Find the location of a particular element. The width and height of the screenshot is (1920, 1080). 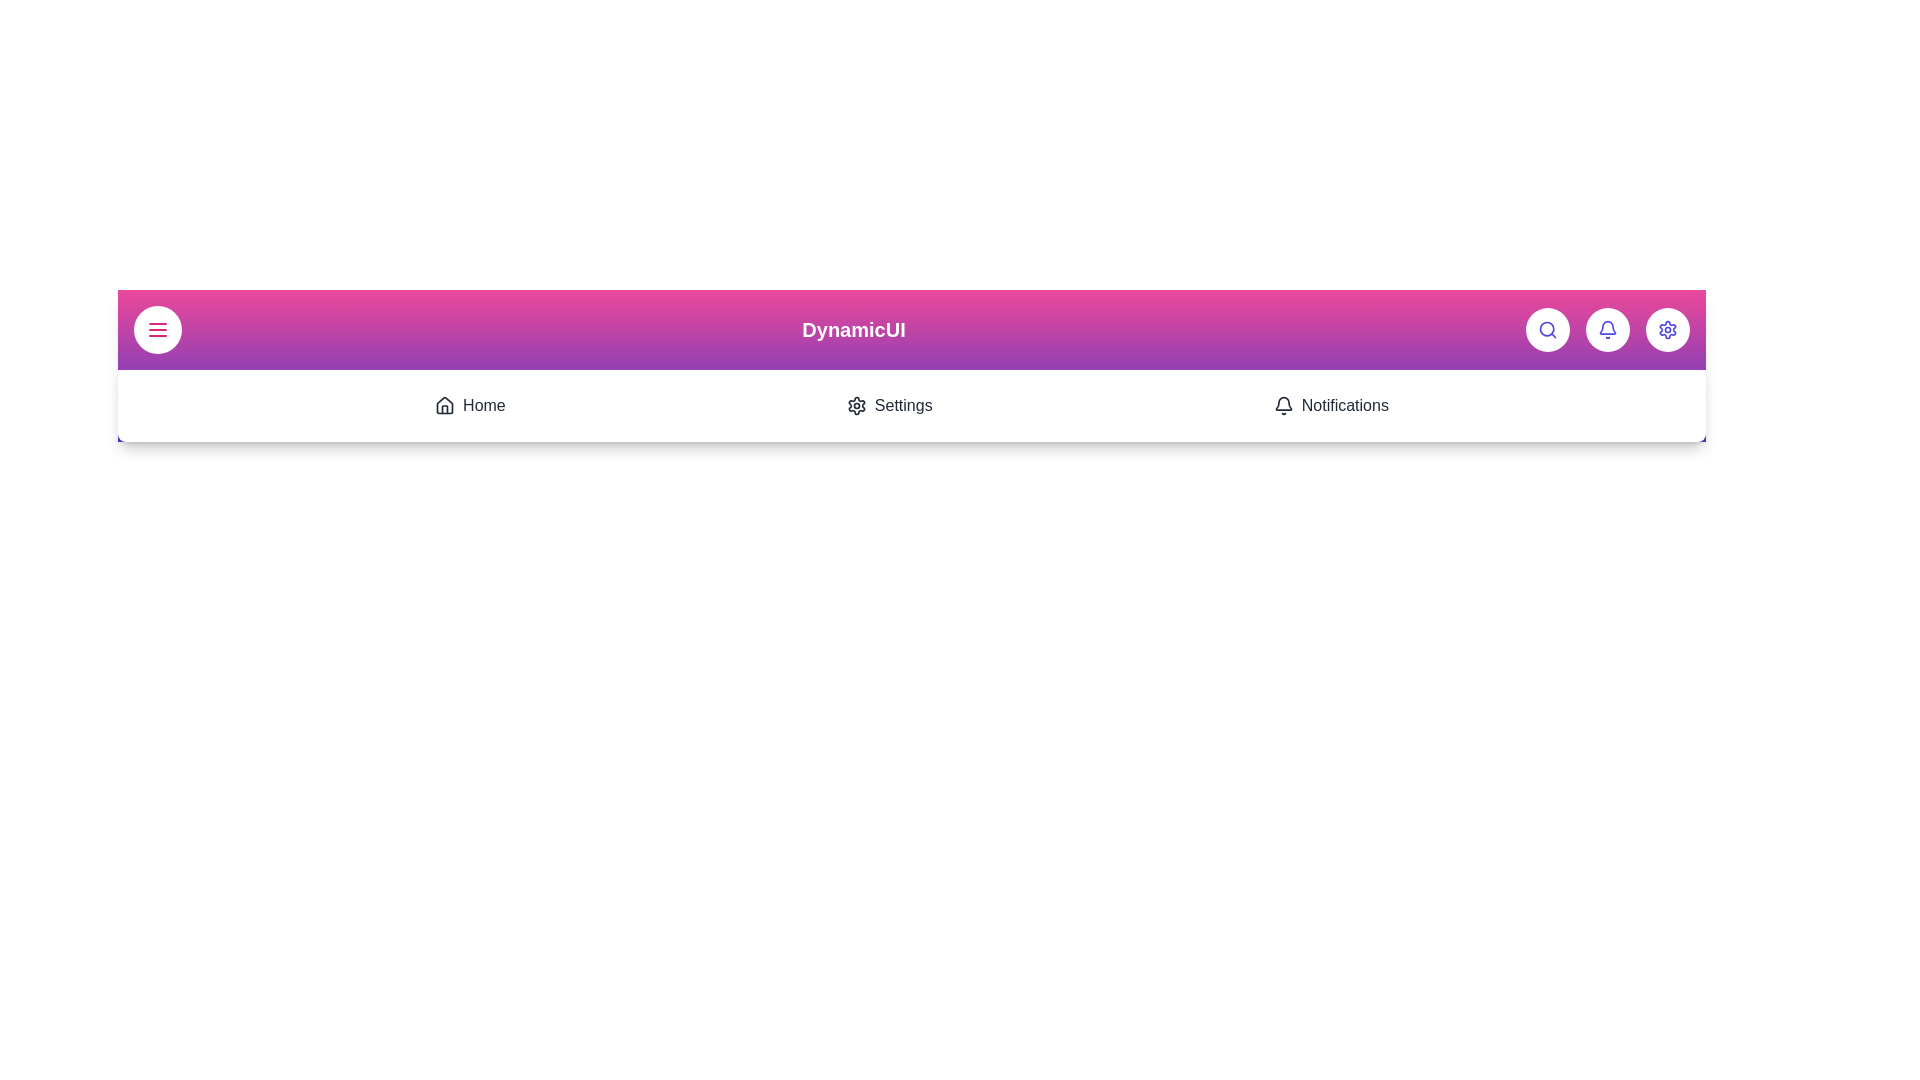

the 'Settings' menu item is located at coordinates (901, 405).